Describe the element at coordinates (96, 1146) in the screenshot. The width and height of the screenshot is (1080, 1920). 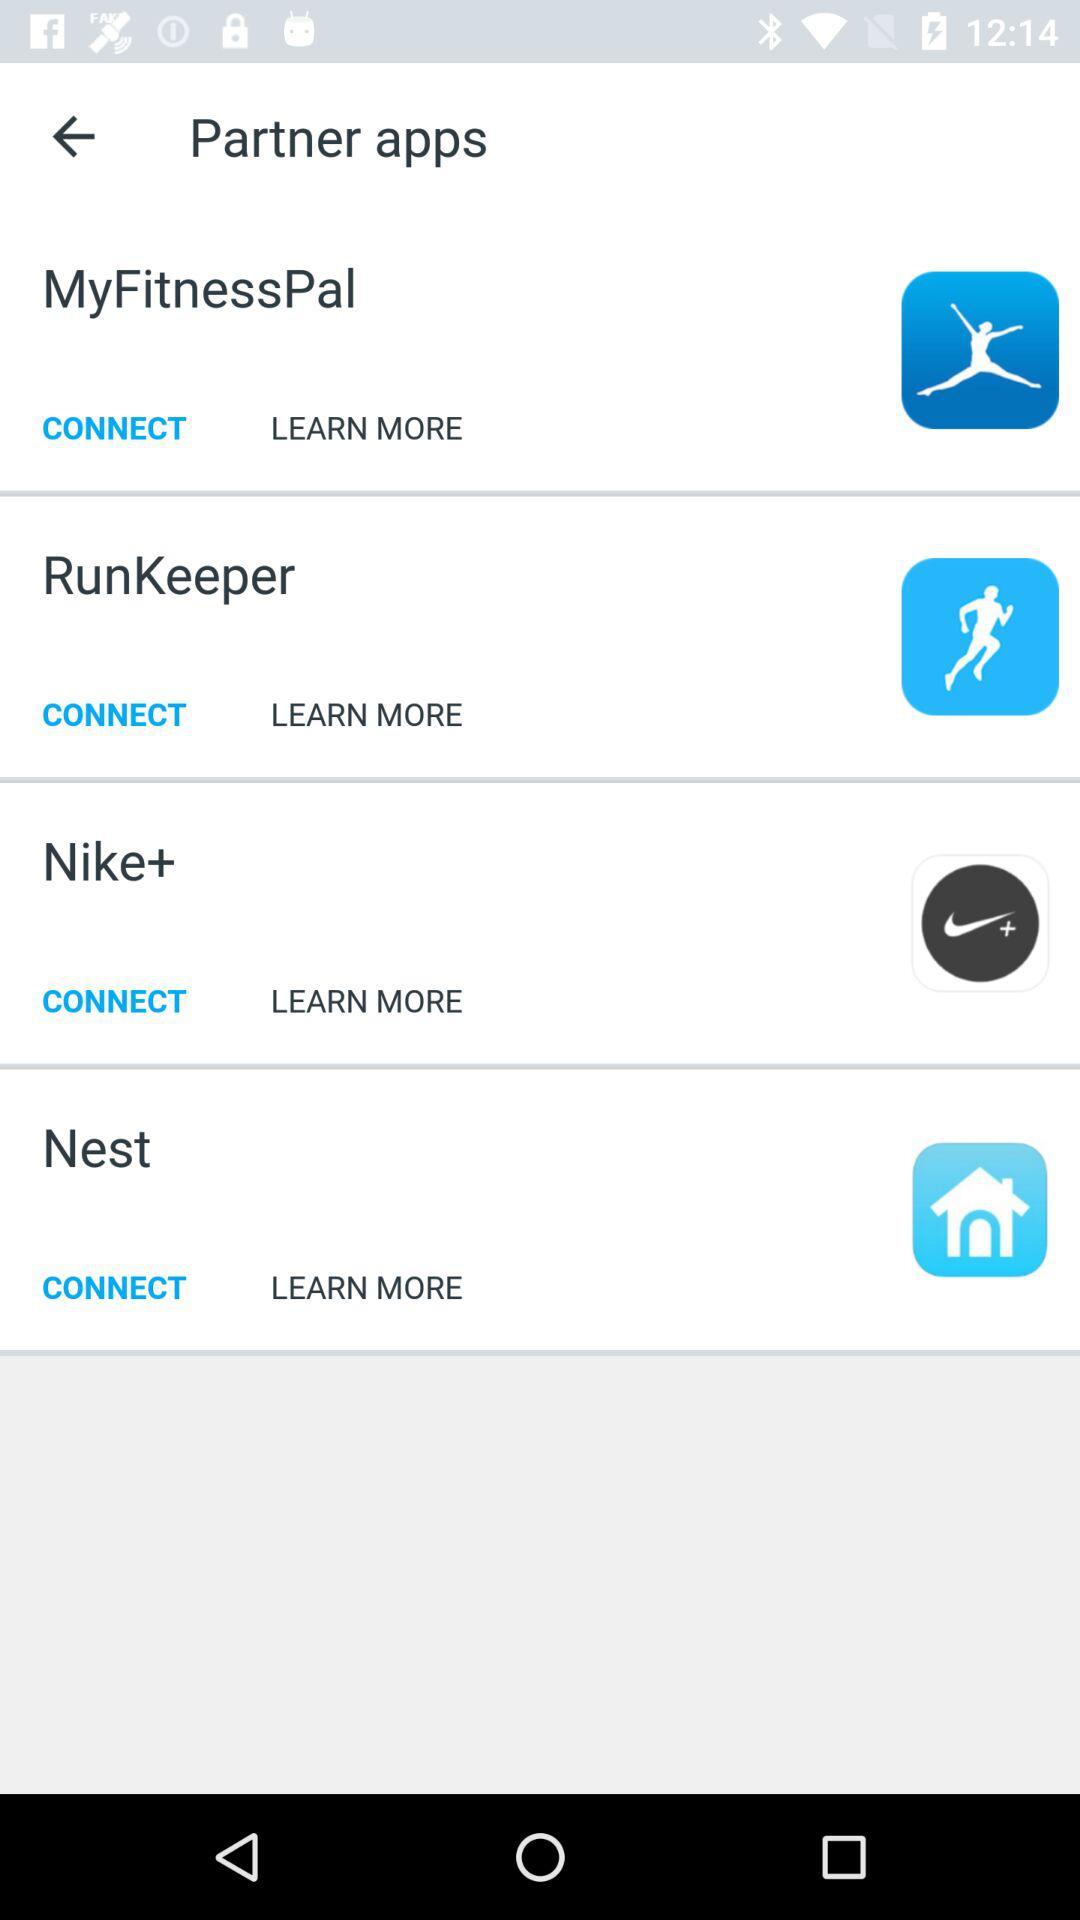
I see `the item next to the learn more item` at that location.